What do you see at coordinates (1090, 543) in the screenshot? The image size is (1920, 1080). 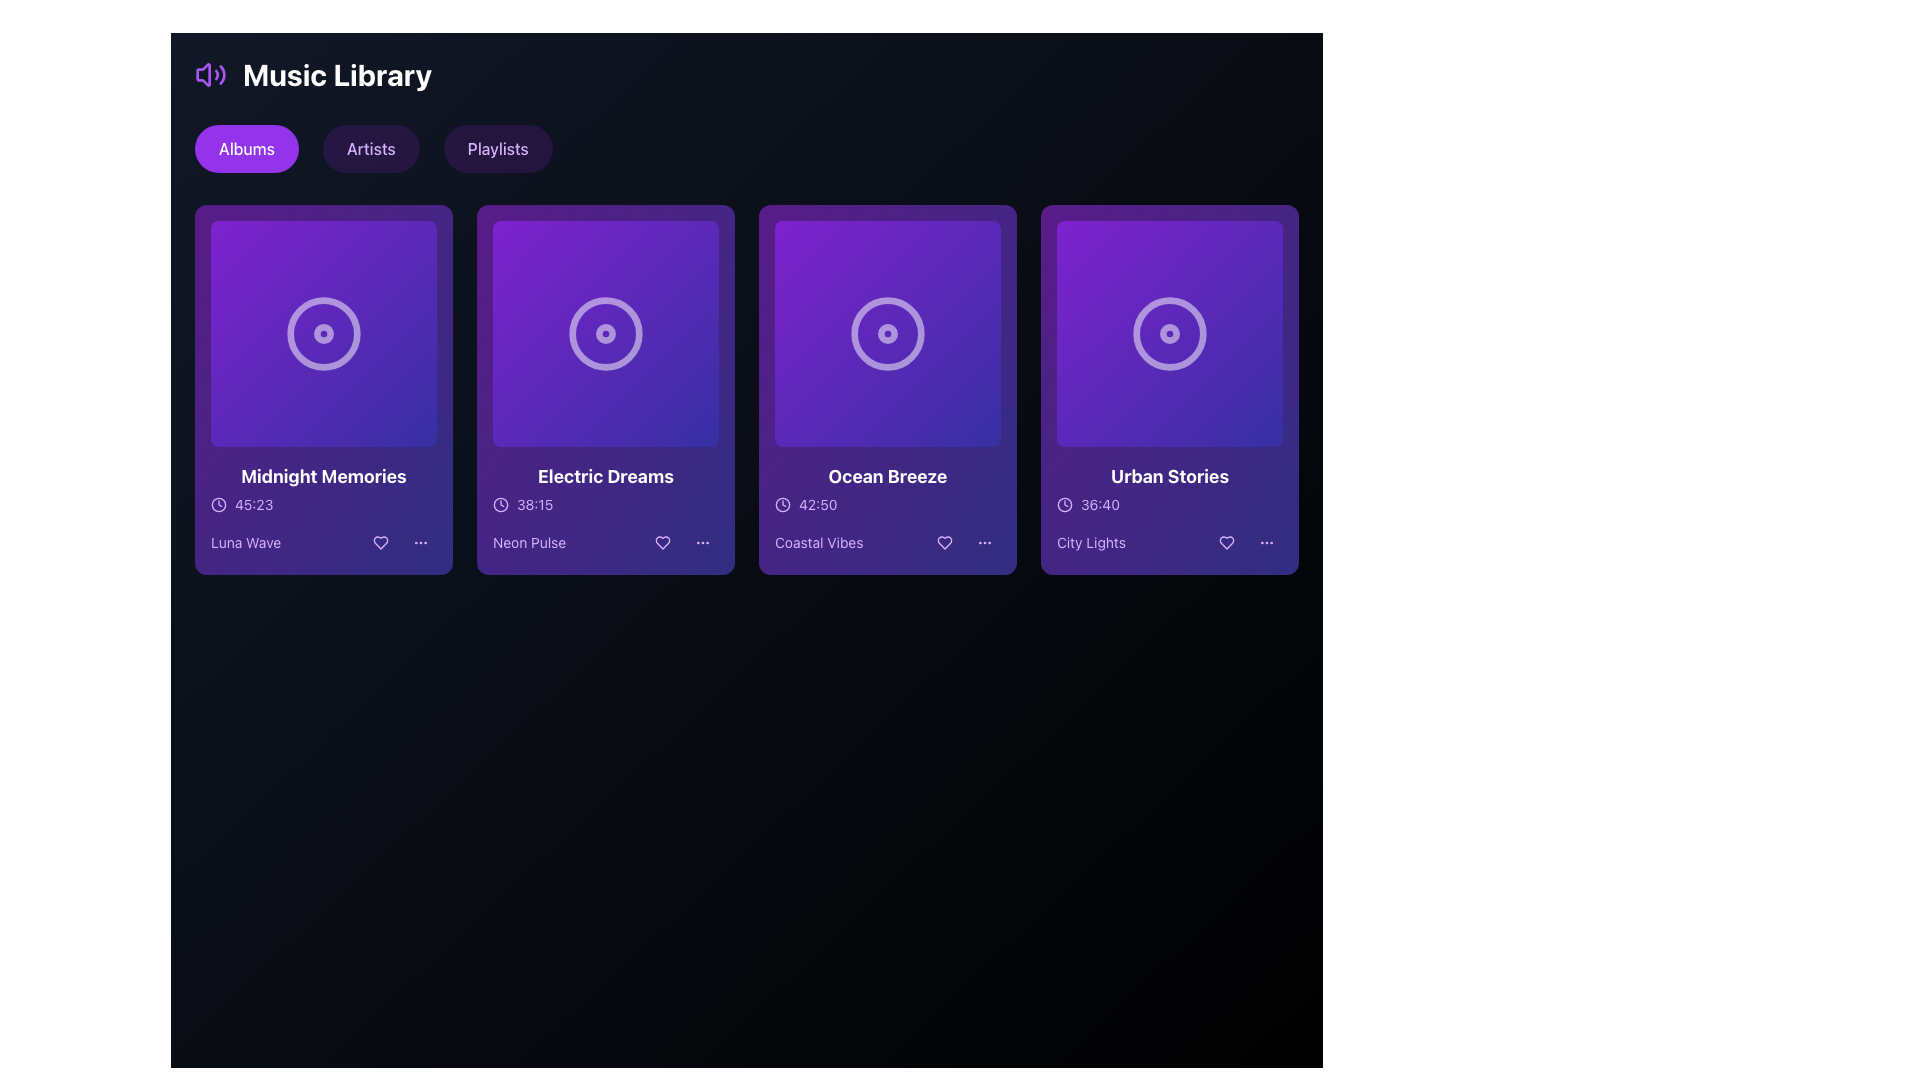 I see `the text label displaying 'City Lights' located at the bottom-right corner of the 'Urban Stories' card, beneath the duration indicator` at bounding box center [1090, 543].